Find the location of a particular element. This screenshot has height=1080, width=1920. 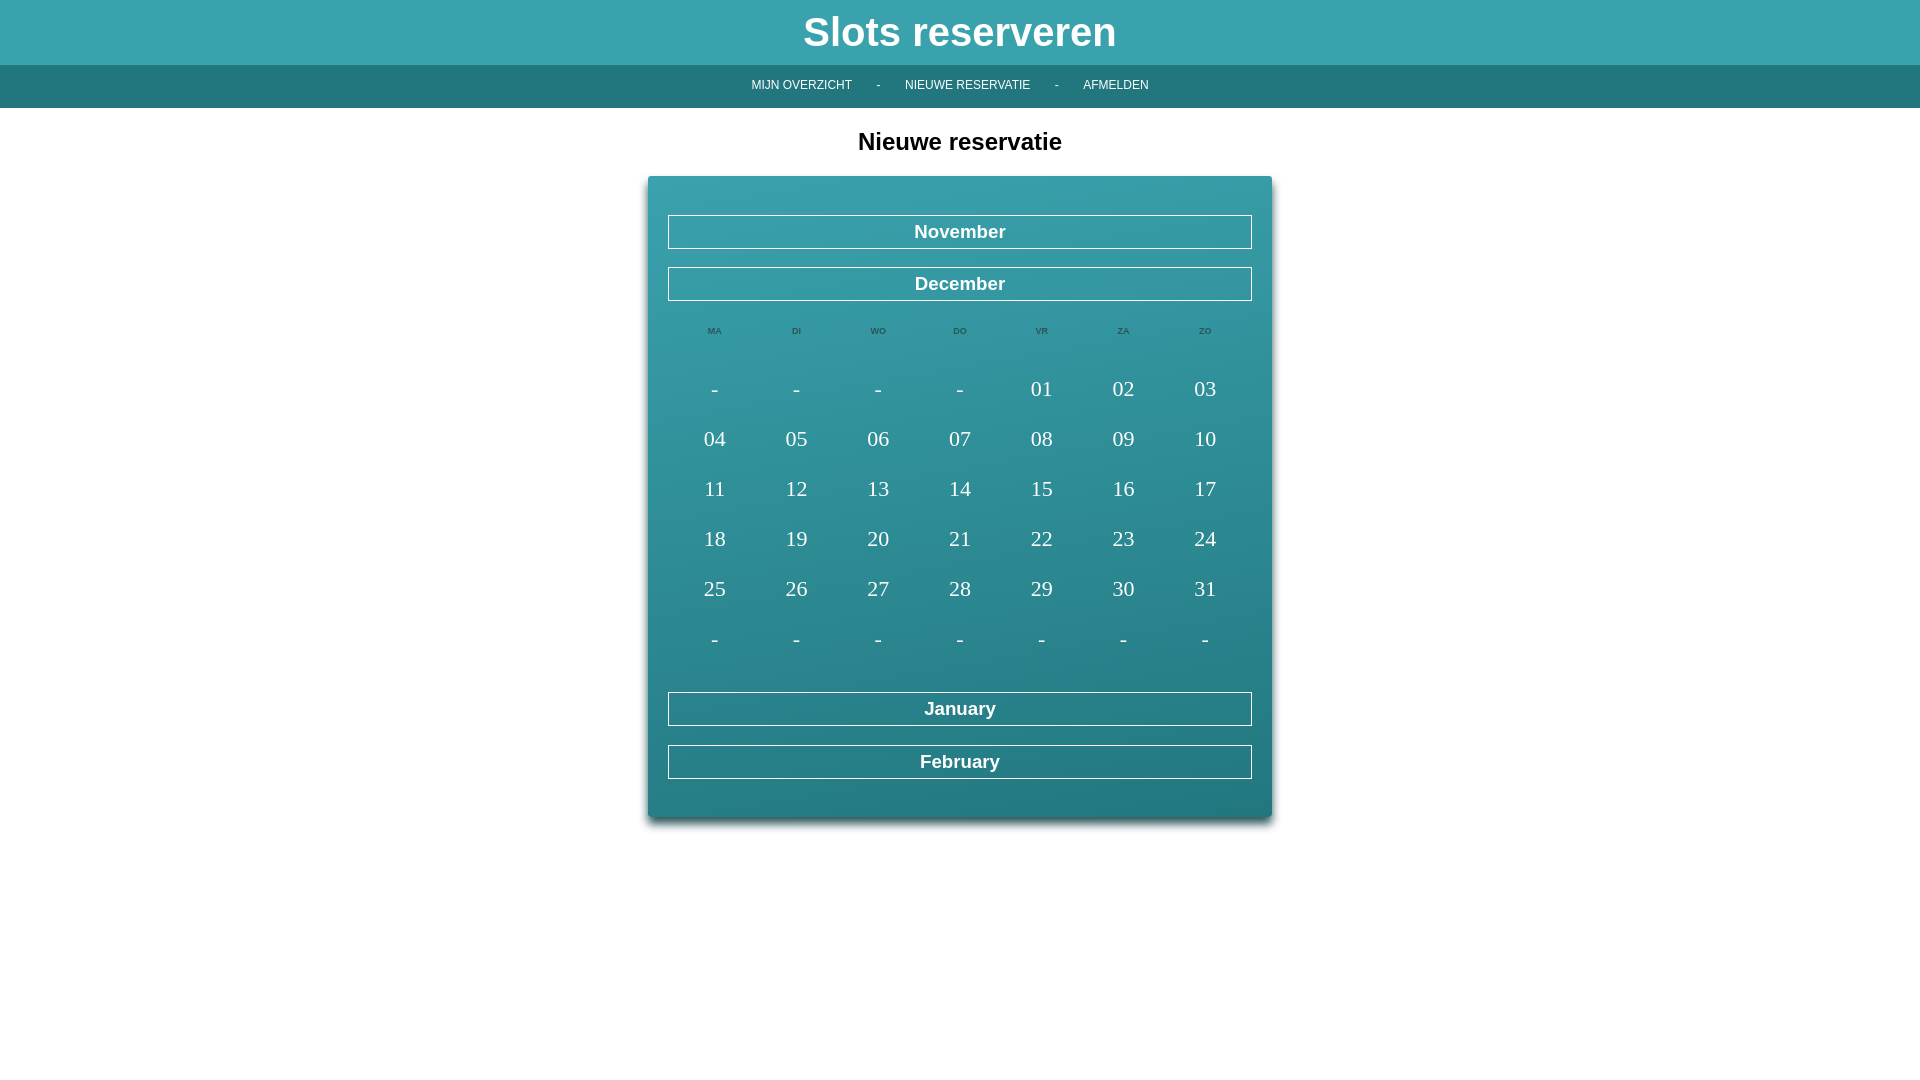

'February' is located at coordinates (960, 760).